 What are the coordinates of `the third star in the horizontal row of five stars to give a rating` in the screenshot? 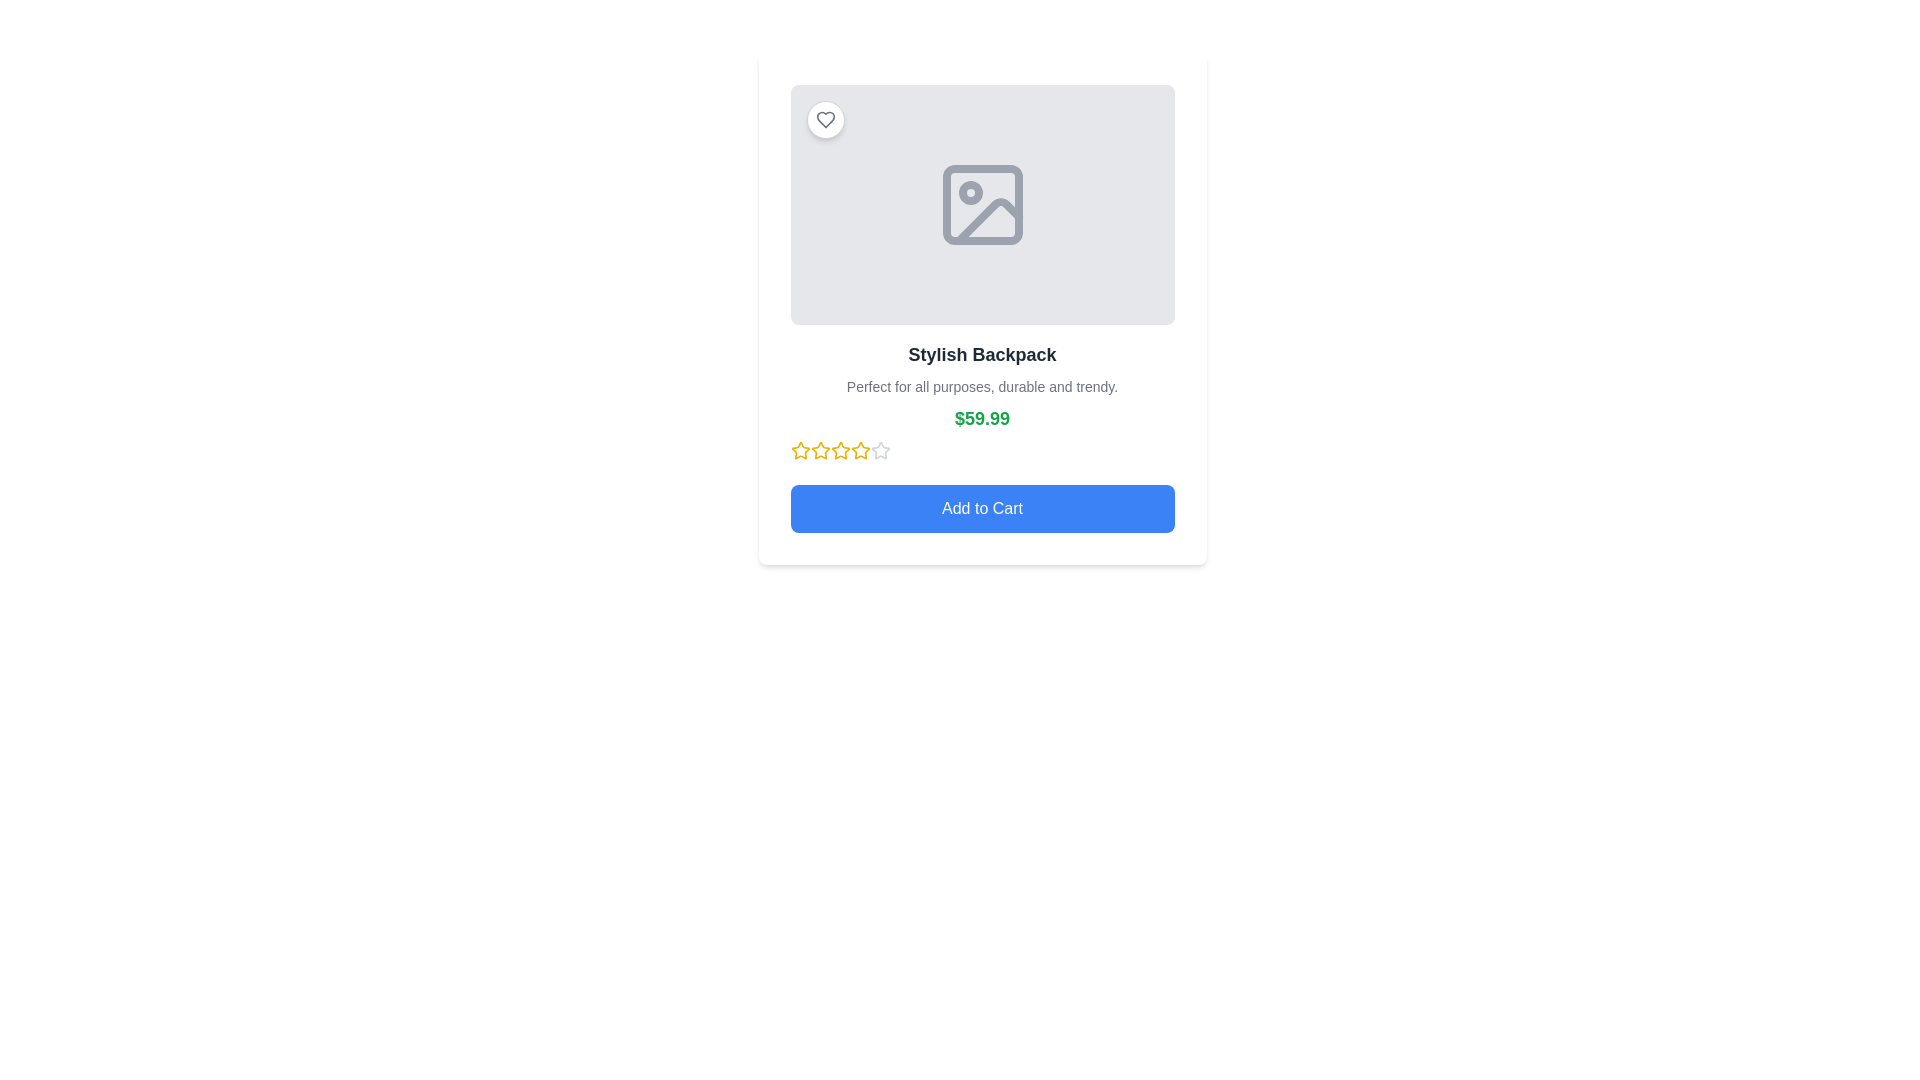 It's located at (840, 450).